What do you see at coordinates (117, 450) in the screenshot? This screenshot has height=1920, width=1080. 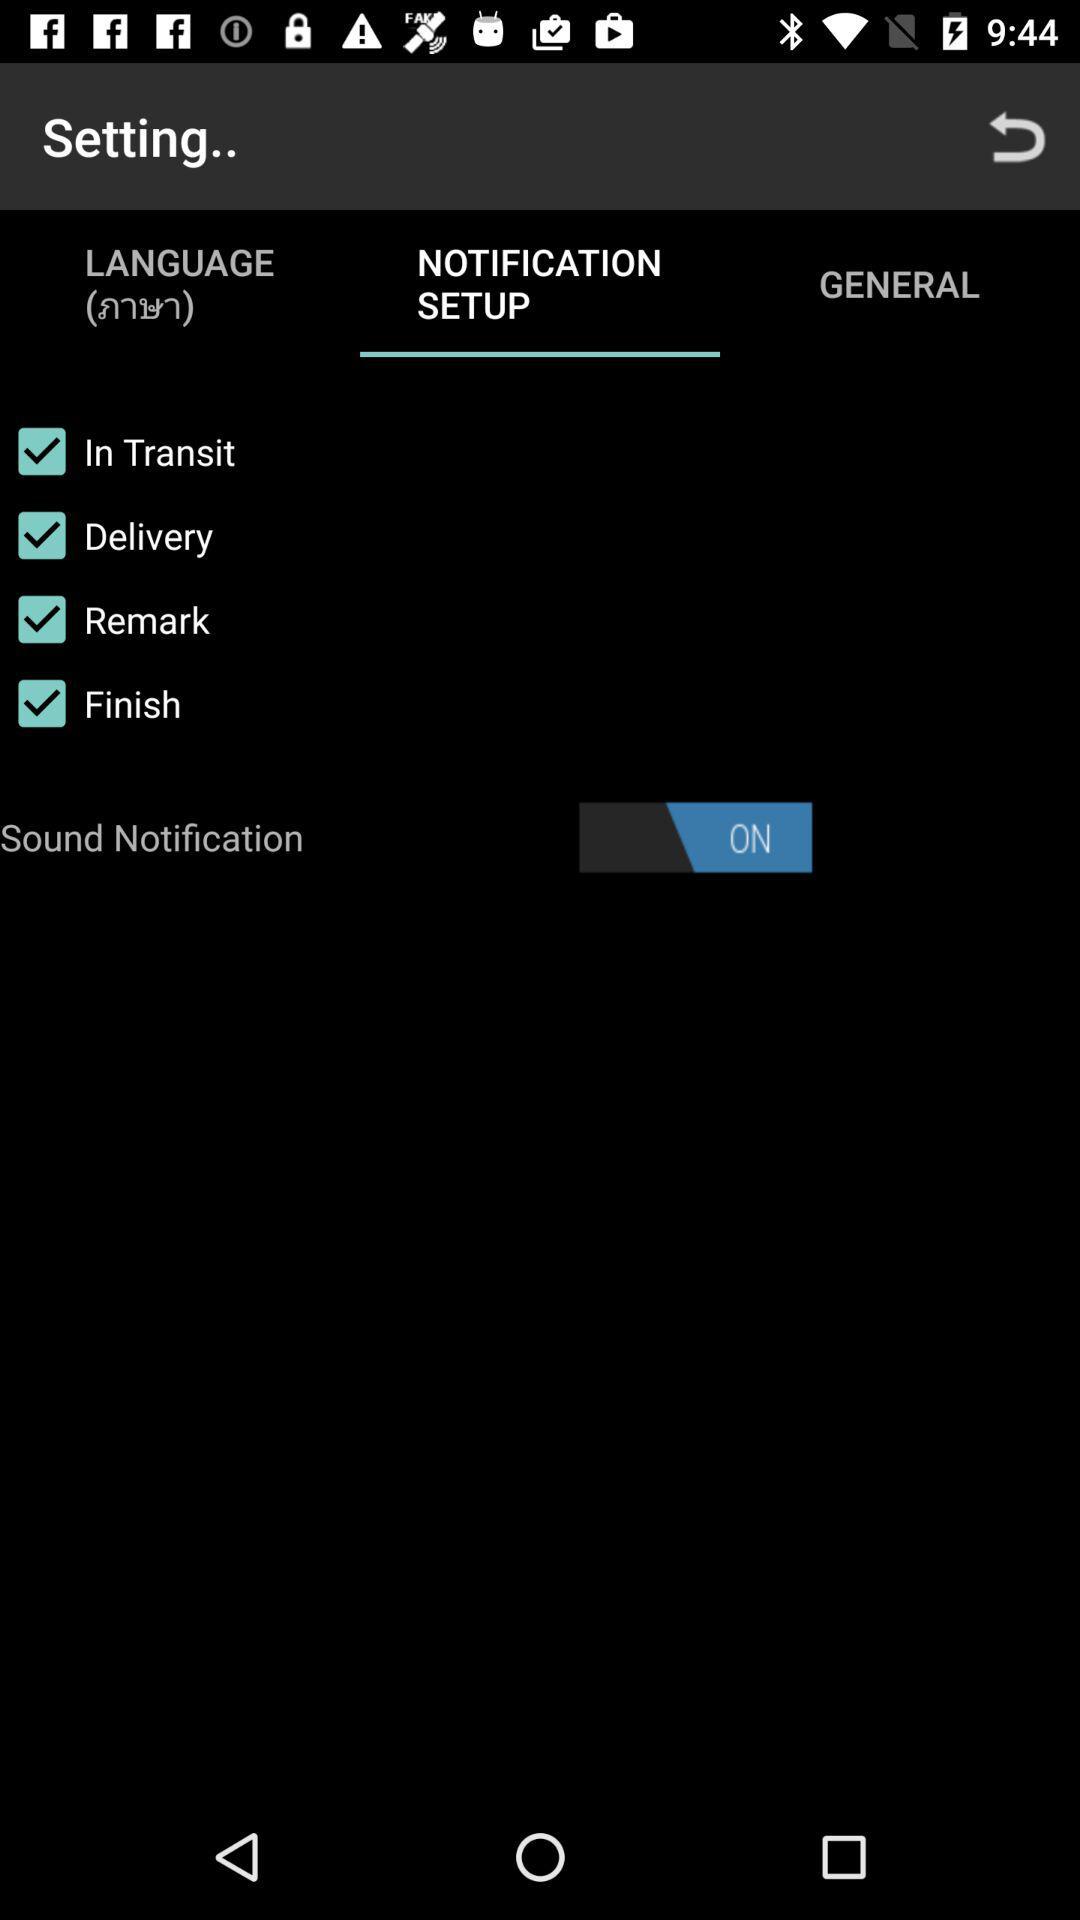 I see `the checkbox above delivery item` at bounding box center [117, 450].